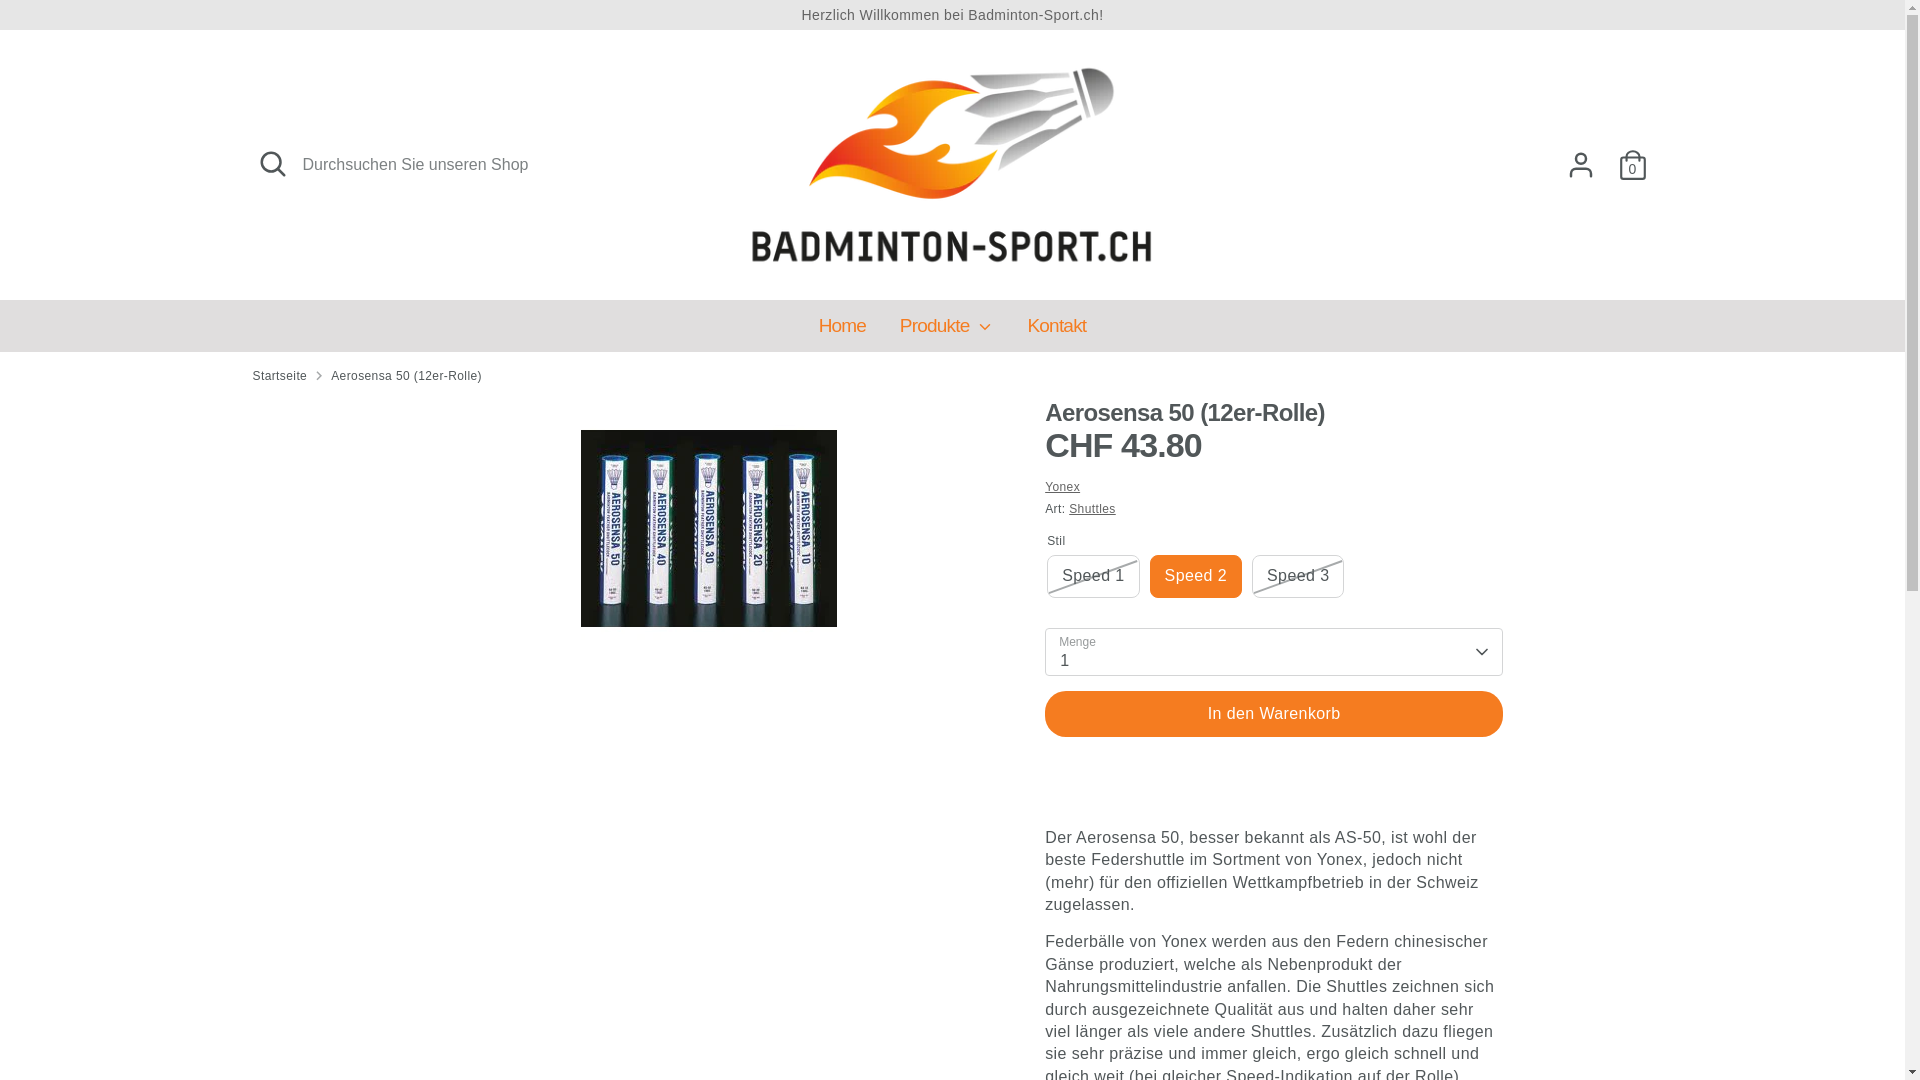 The height and width of the screenshot is (1080, 1920). Describe the element at coordinates (278, 376) in the screenshot. I see `'Startseite'` at that location.